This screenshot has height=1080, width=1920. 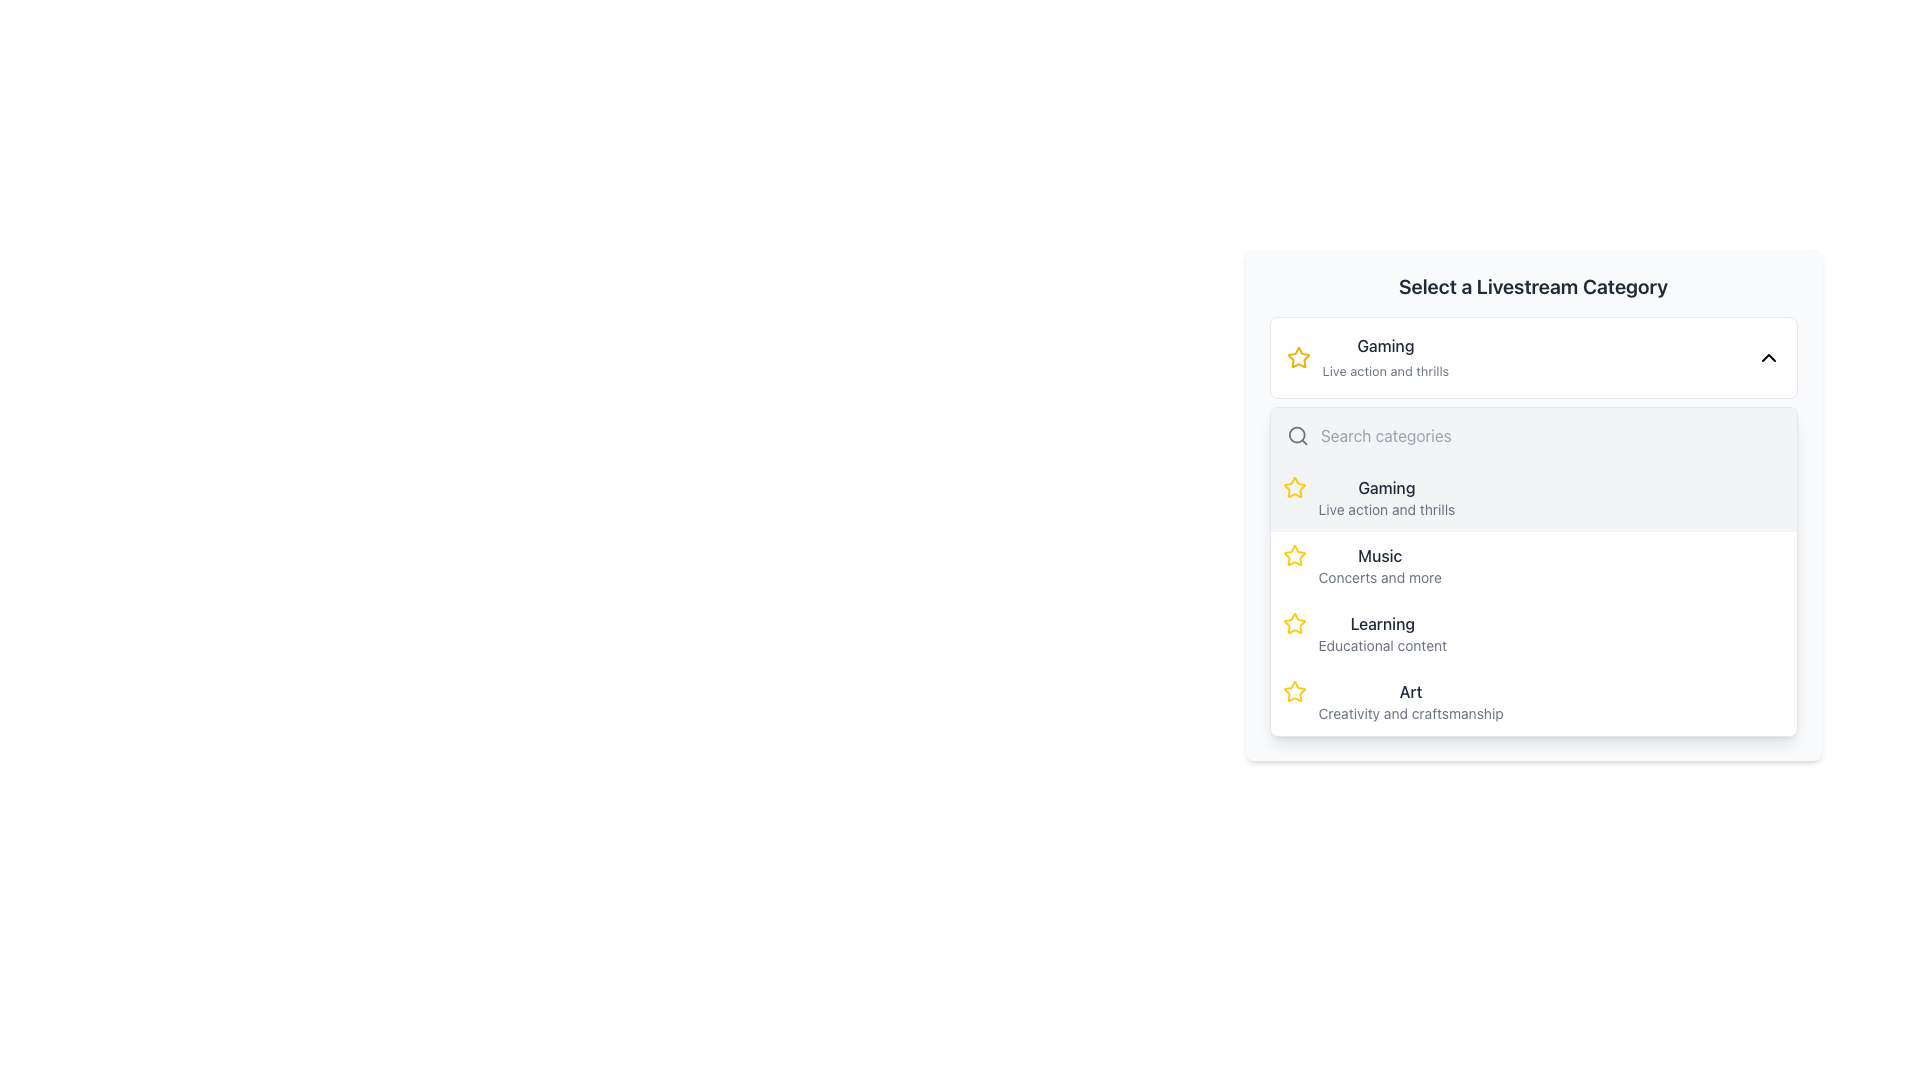 What do you see at coordinates (1294, 487) in the screenshot?
I see `the Icon located in the dropdown menu under the 'Gaming' category, which indicates that its associated item is selectable, highlighted, or categorically important` at bounding box center [1294, 487].